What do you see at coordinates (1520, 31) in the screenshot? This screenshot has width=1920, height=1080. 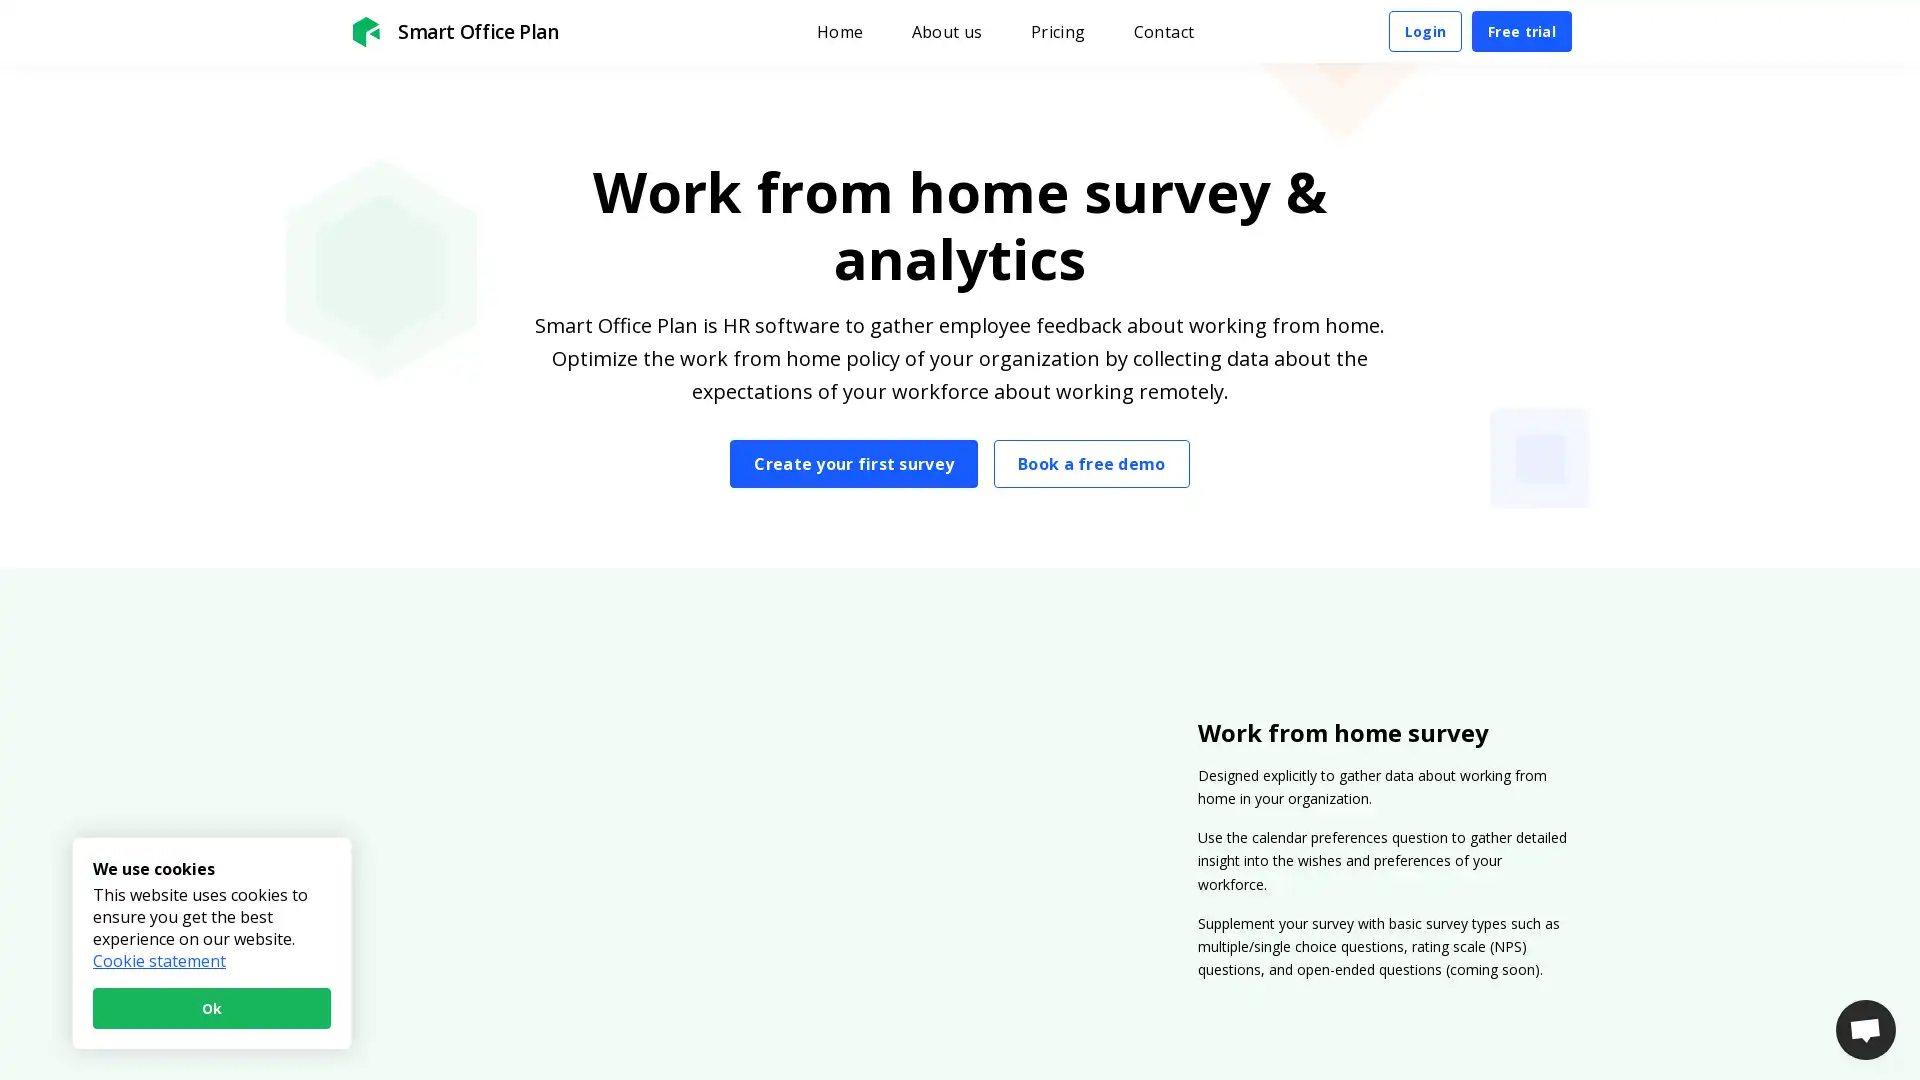 I see `Free trial` at bounding box center [1520, 31].